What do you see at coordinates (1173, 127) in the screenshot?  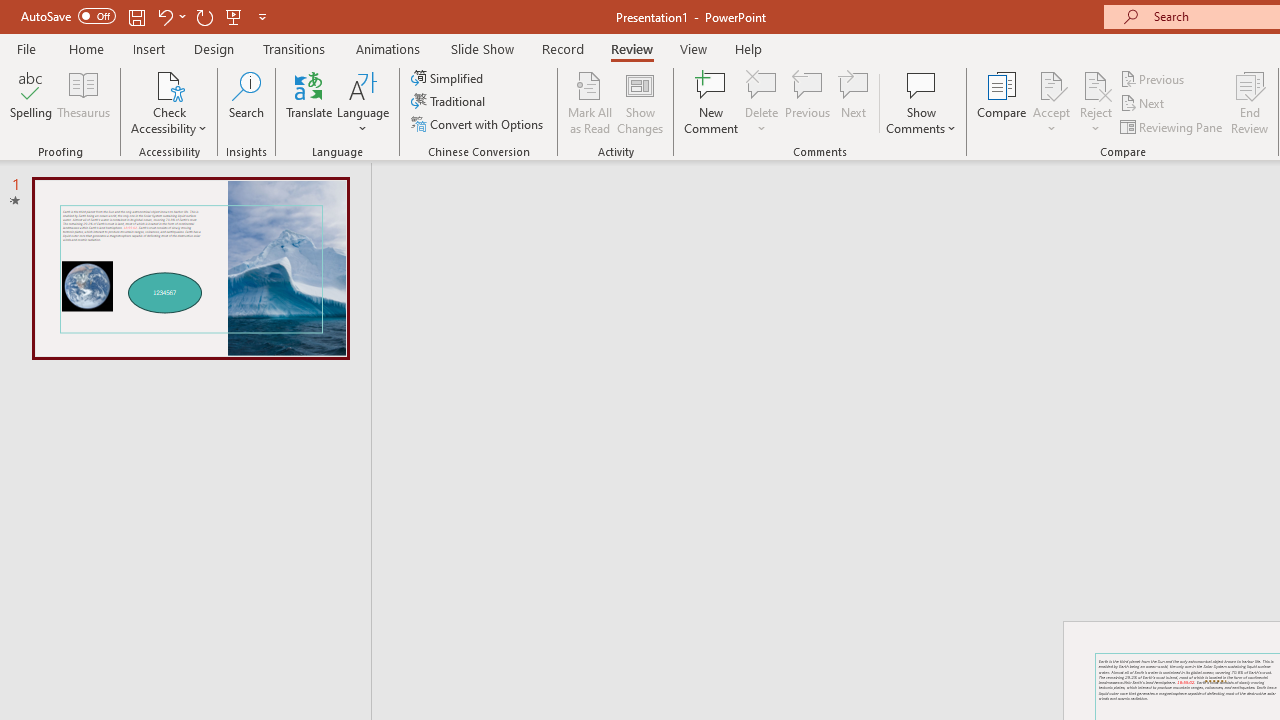 I see `'Reviewing Pane'` at bounding box center [1173, 127].